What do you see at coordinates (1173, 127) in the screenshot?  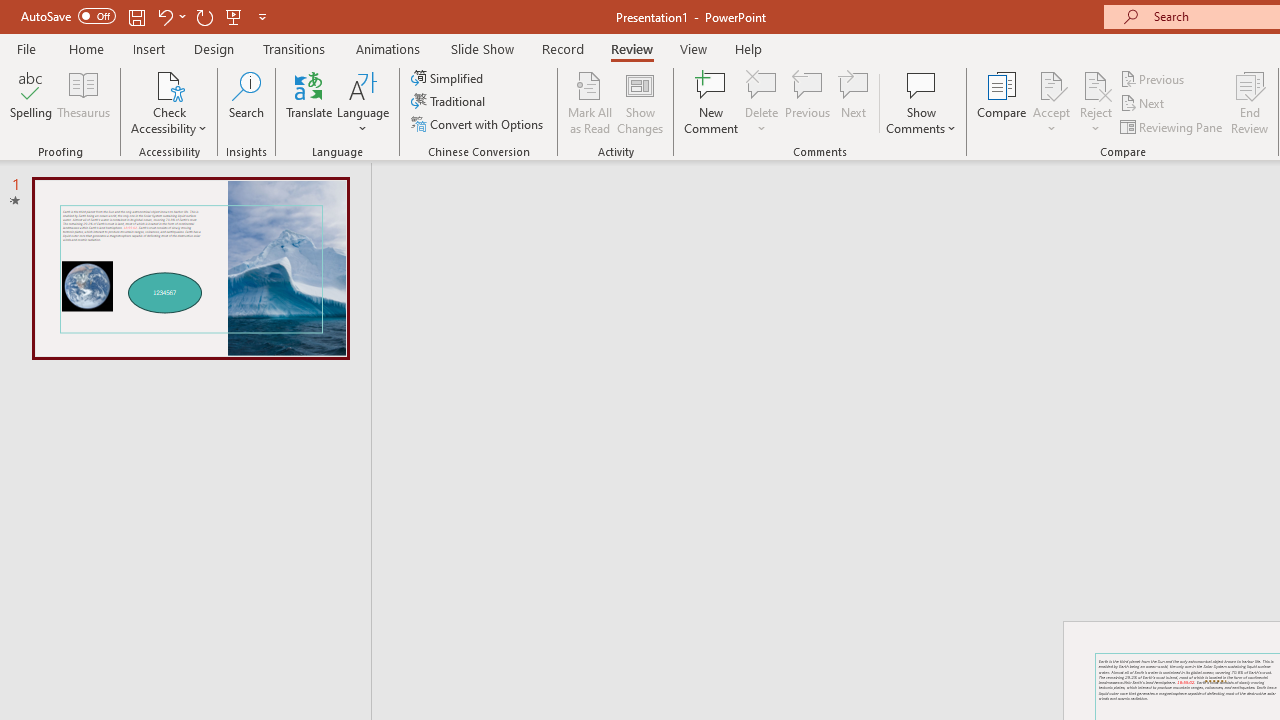 I see `'Reviewing Pane'` at bounding box center [1173, 127].